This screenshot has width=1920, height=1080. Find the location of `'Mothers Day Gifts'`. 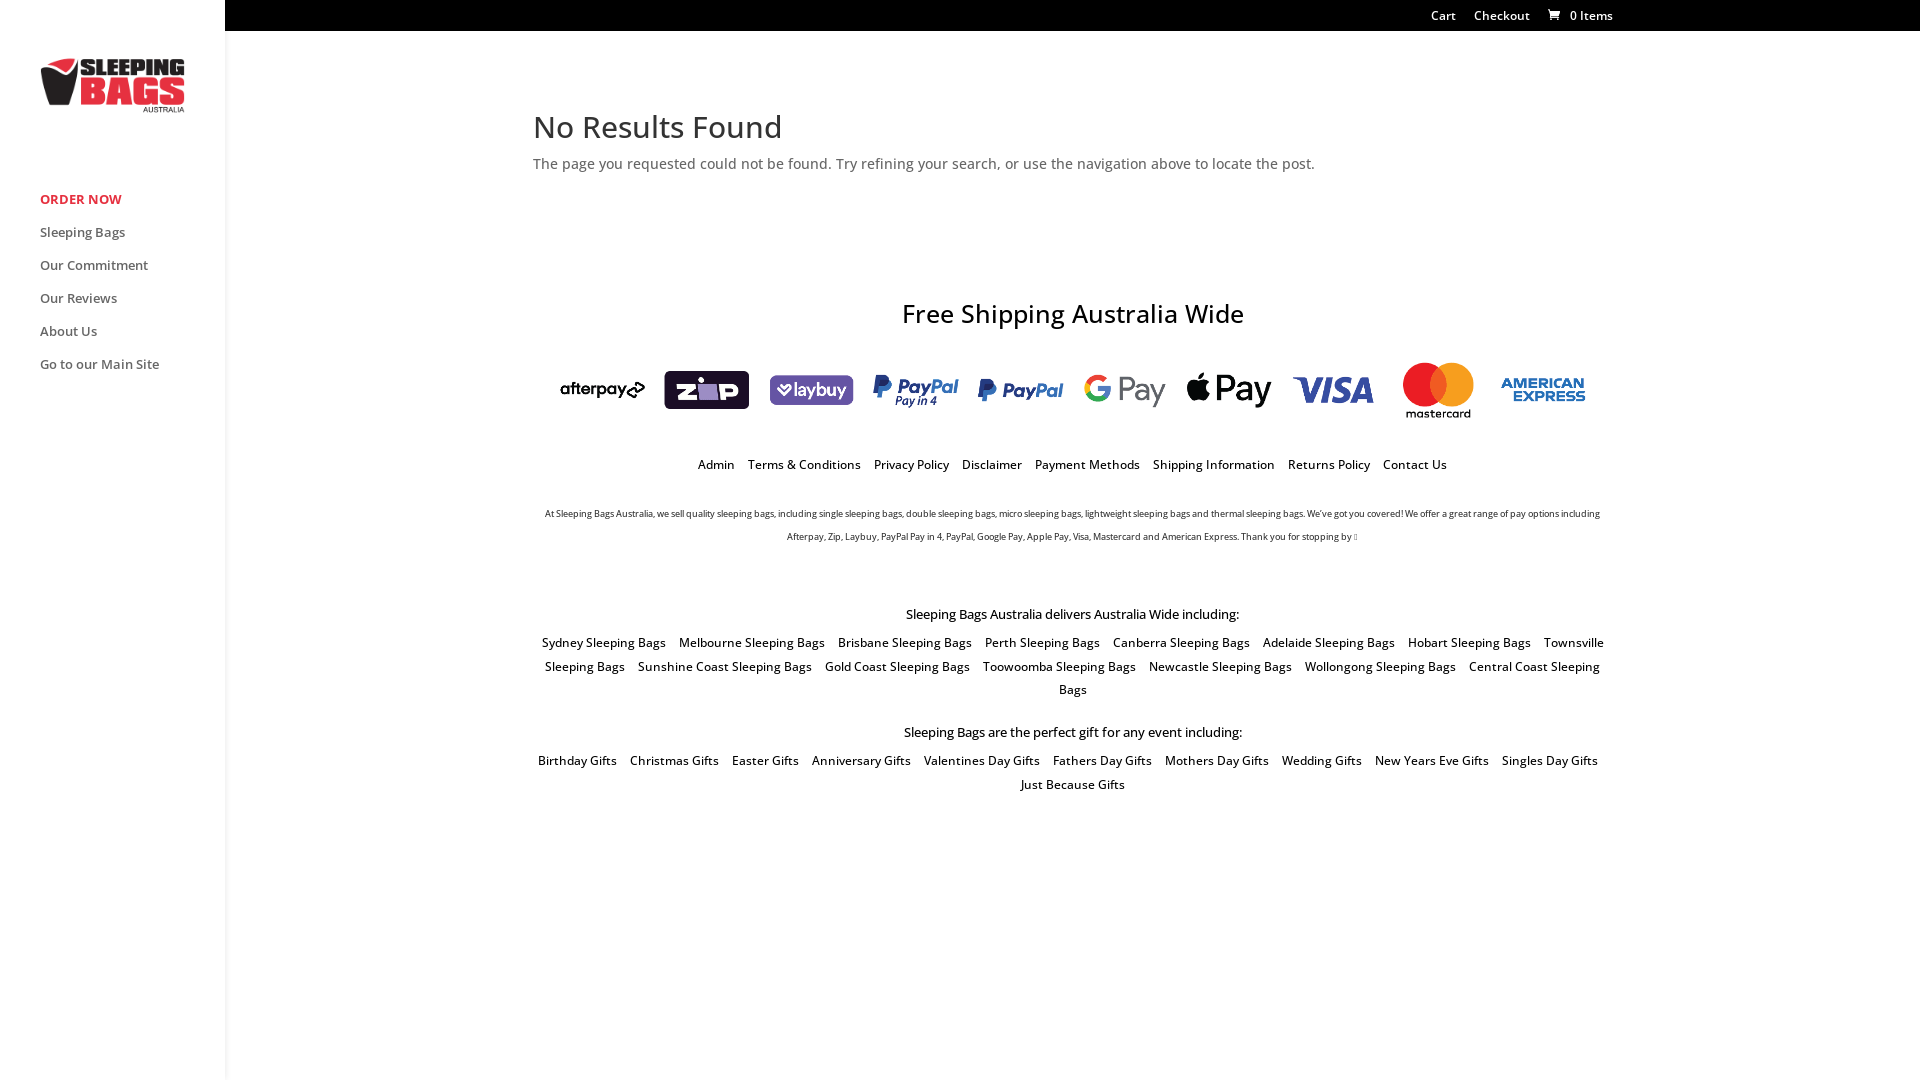

'Mothers Day Gifts' is located at coordinates (1214, 760).